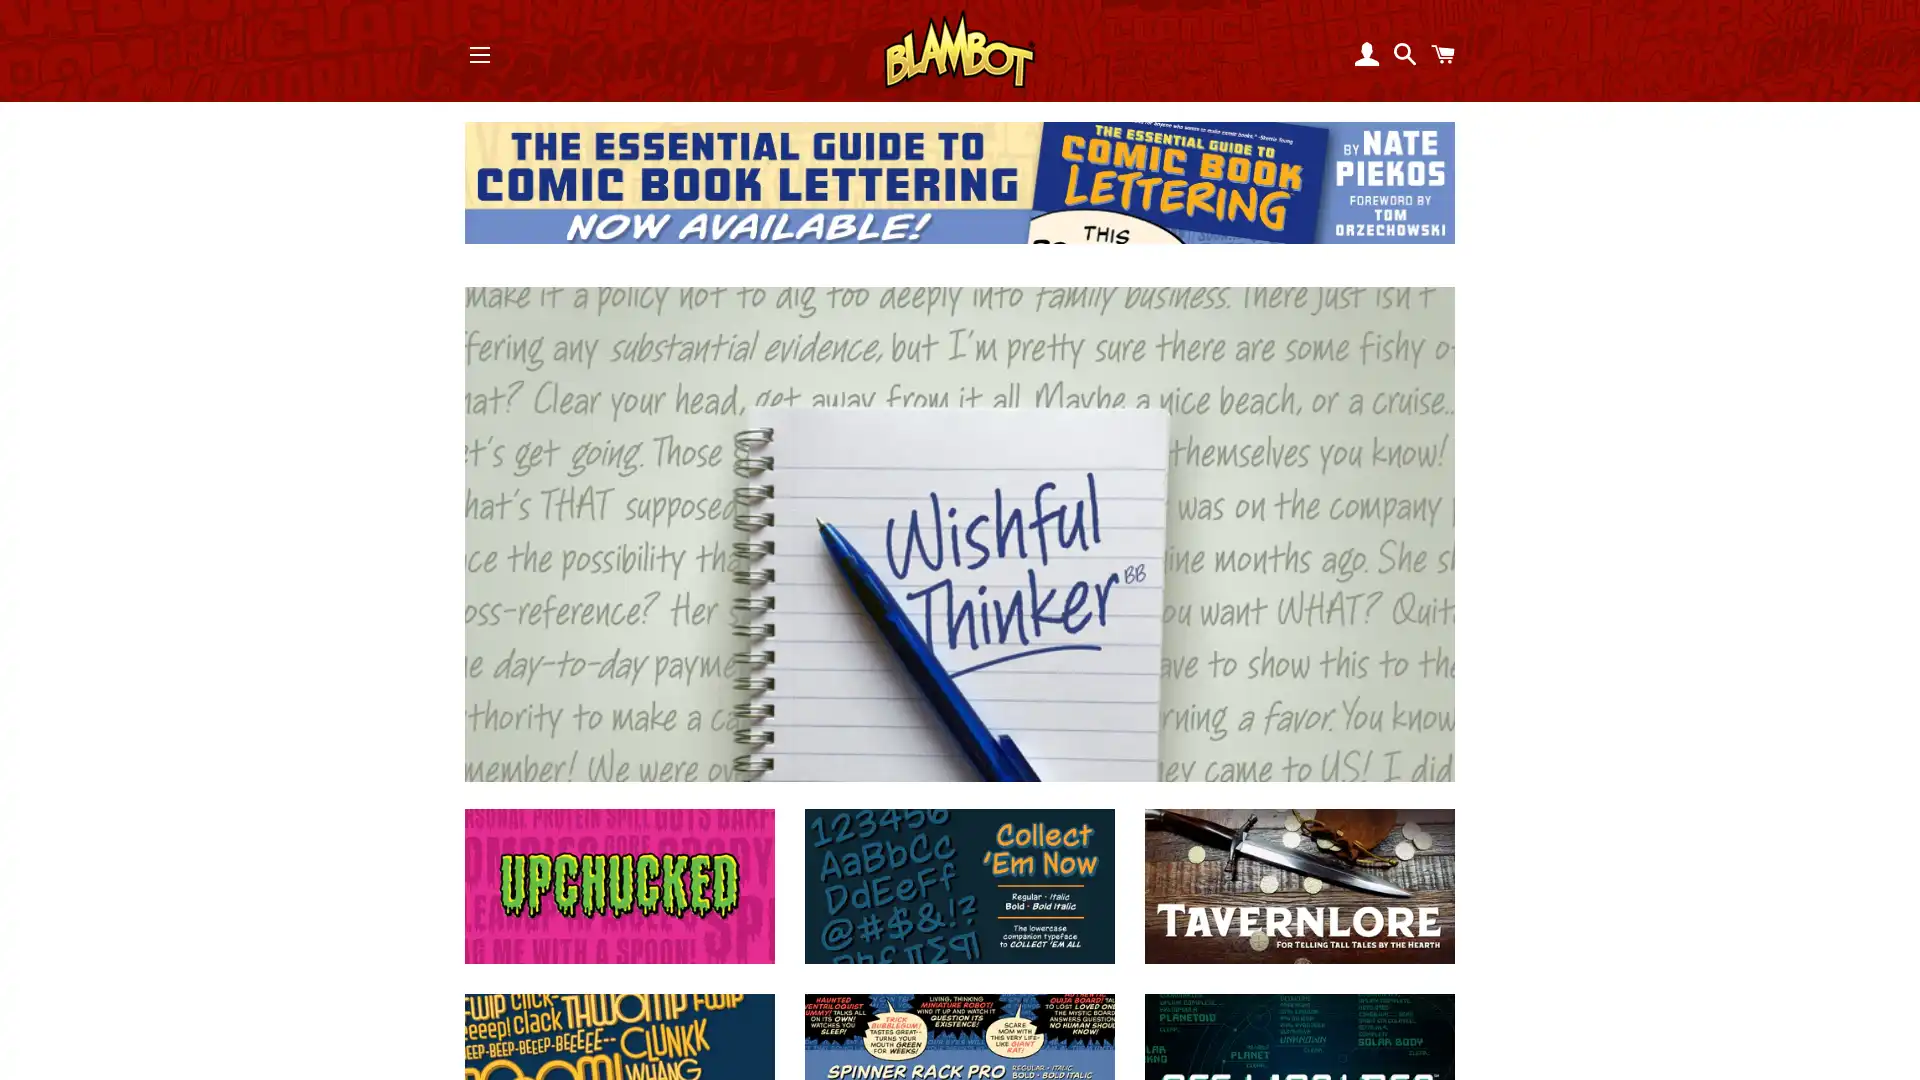 This screenshot has height=1080, width=1920. Describe the element at coordinates (480, 53) in the screenshot. I see `SITE NAVIGATION` at that location.